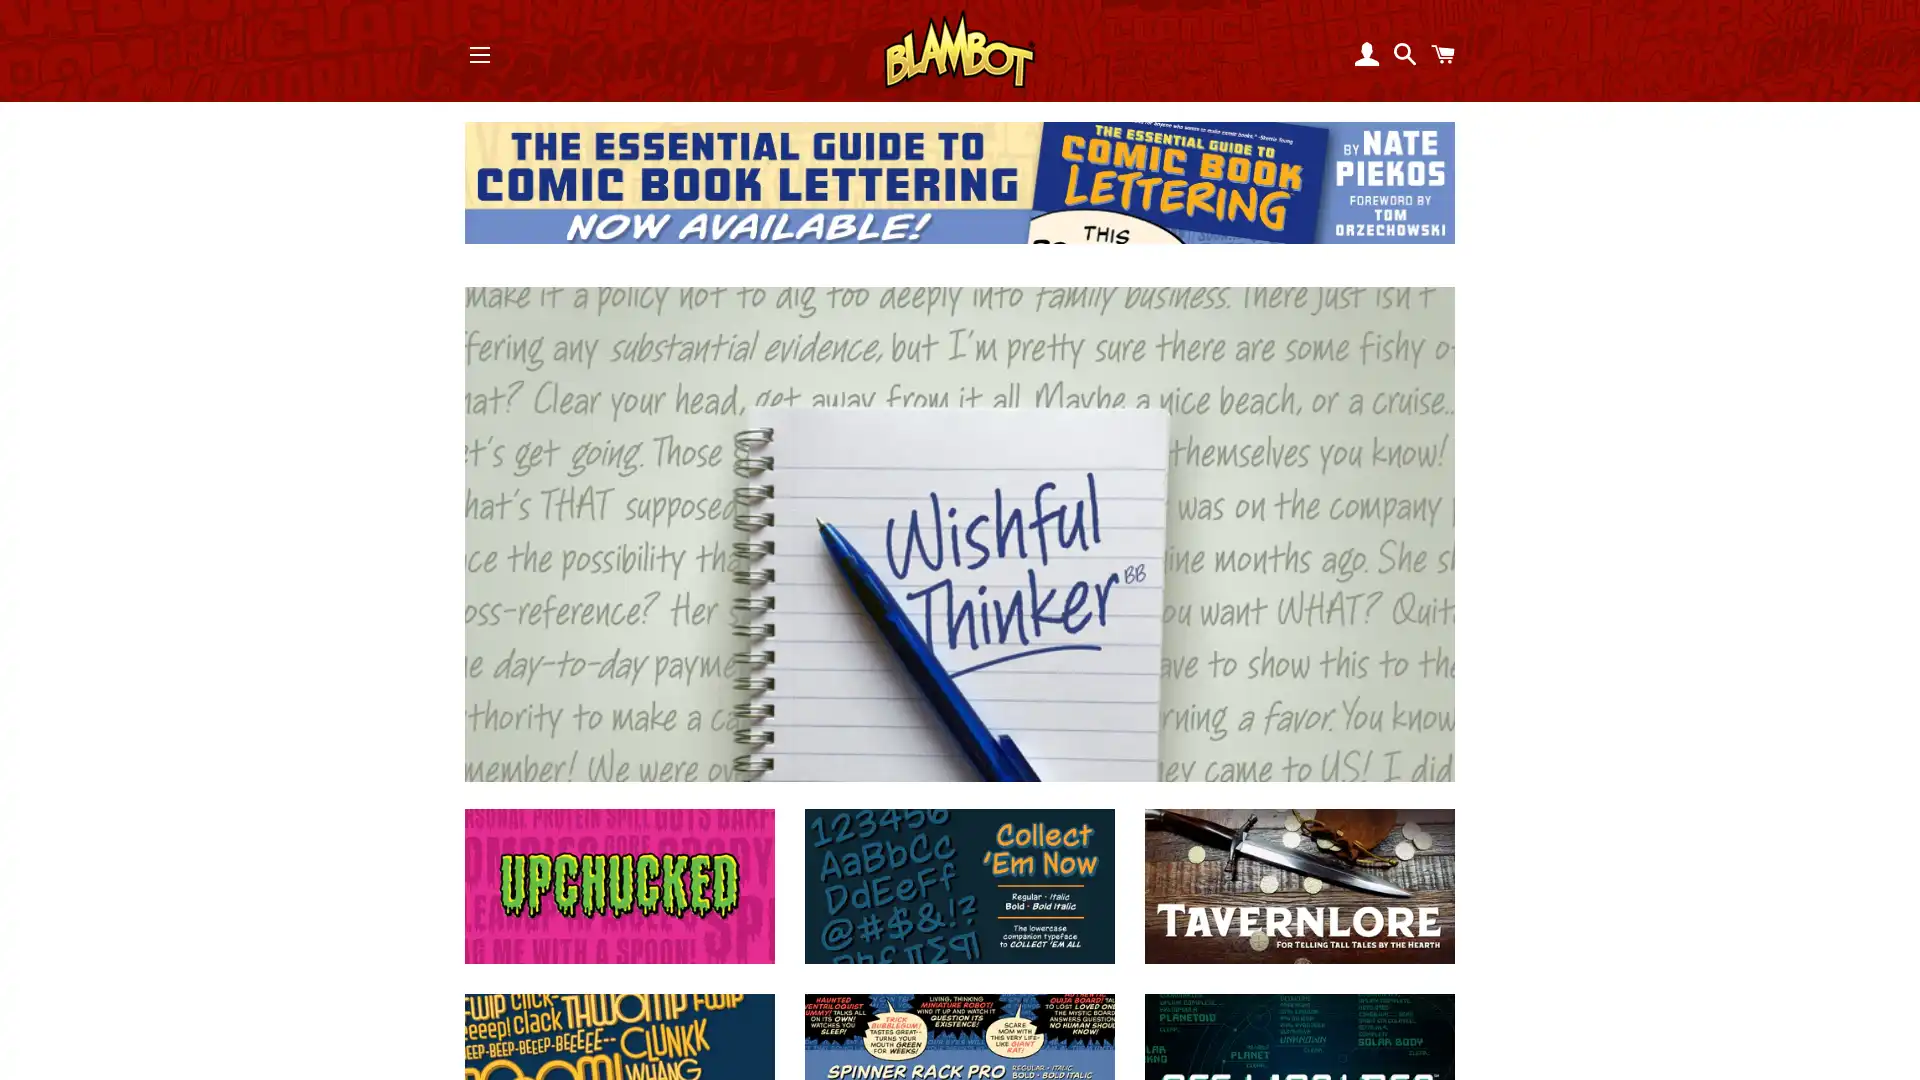 This screenshot has height=1080, width=1920. Describe the element at coordinates (480, 53) in the screenshot. I see `SITE NAVIGATION` at that location.